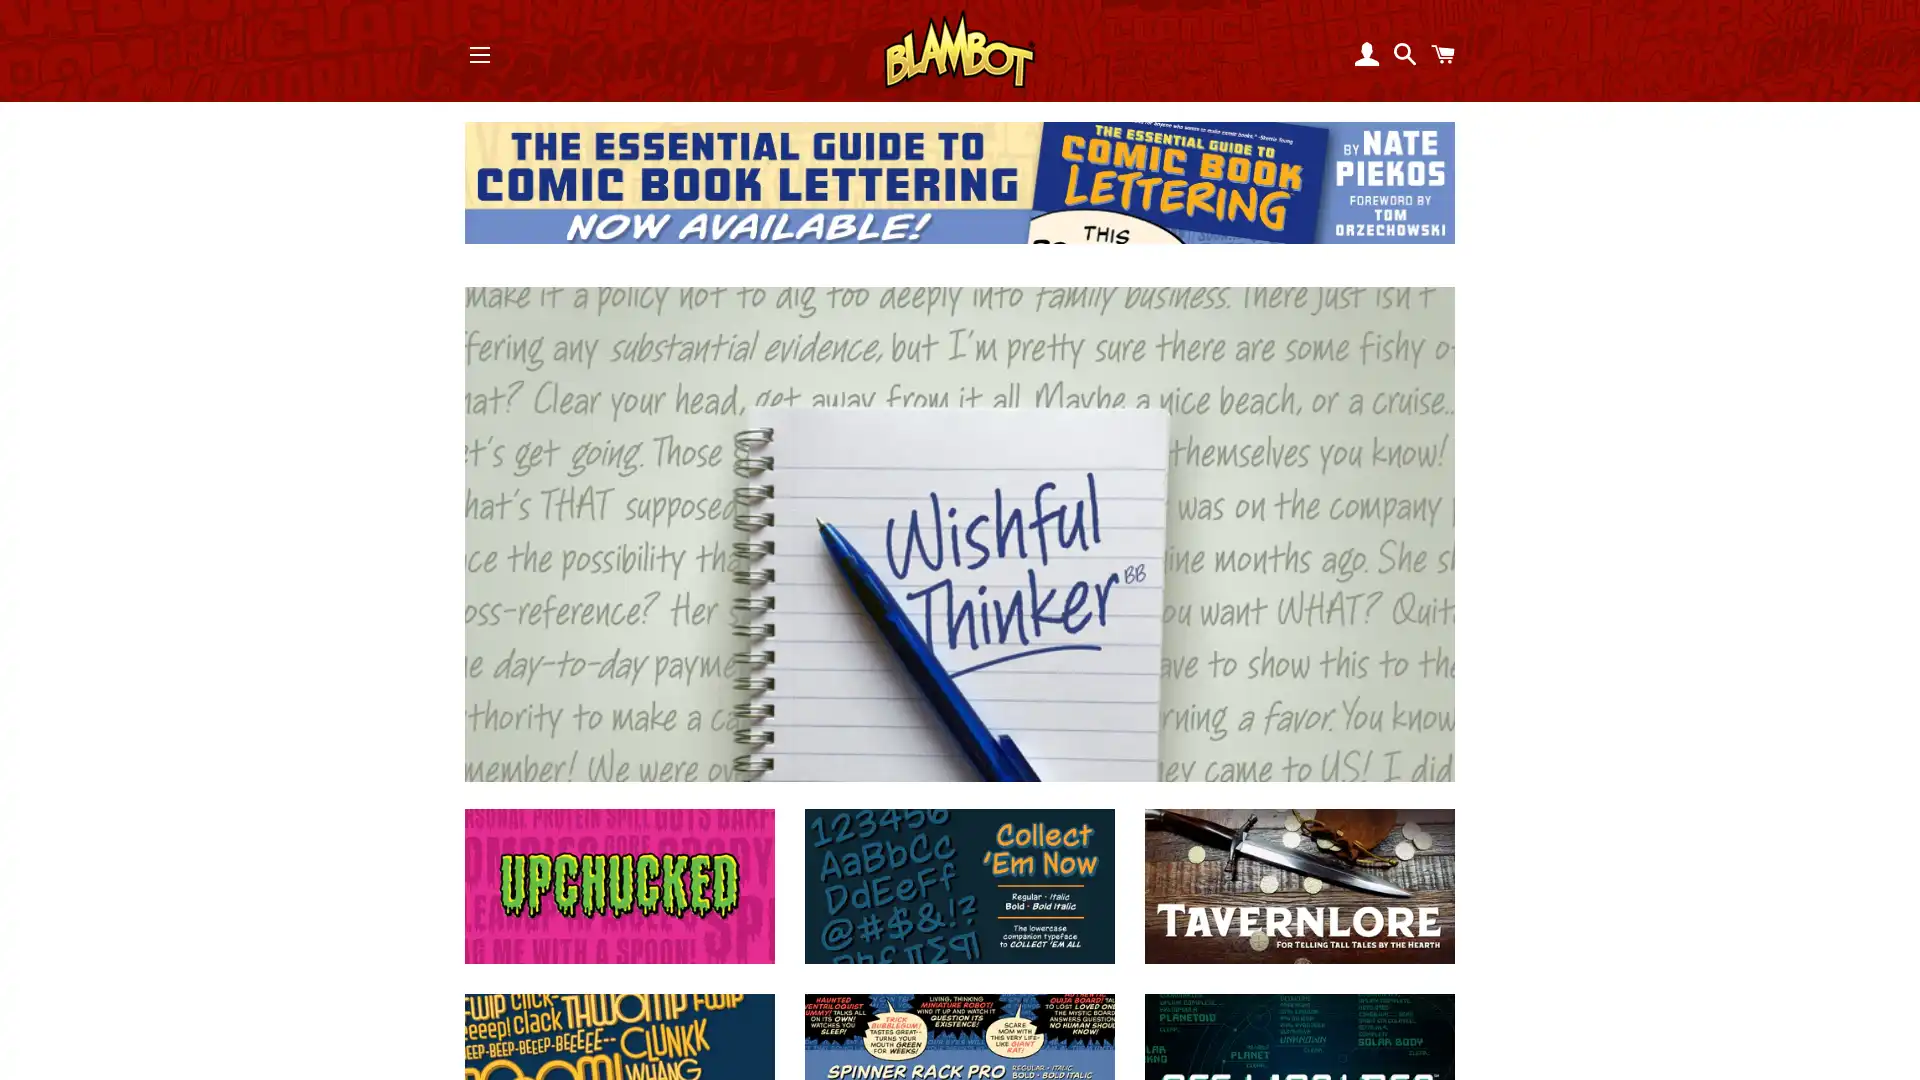 This screenshot has height=1080, width=1920. Describe the element at coordinates (480, 53) in the screenshot. I see `SITE NAVIGATION` at that location.